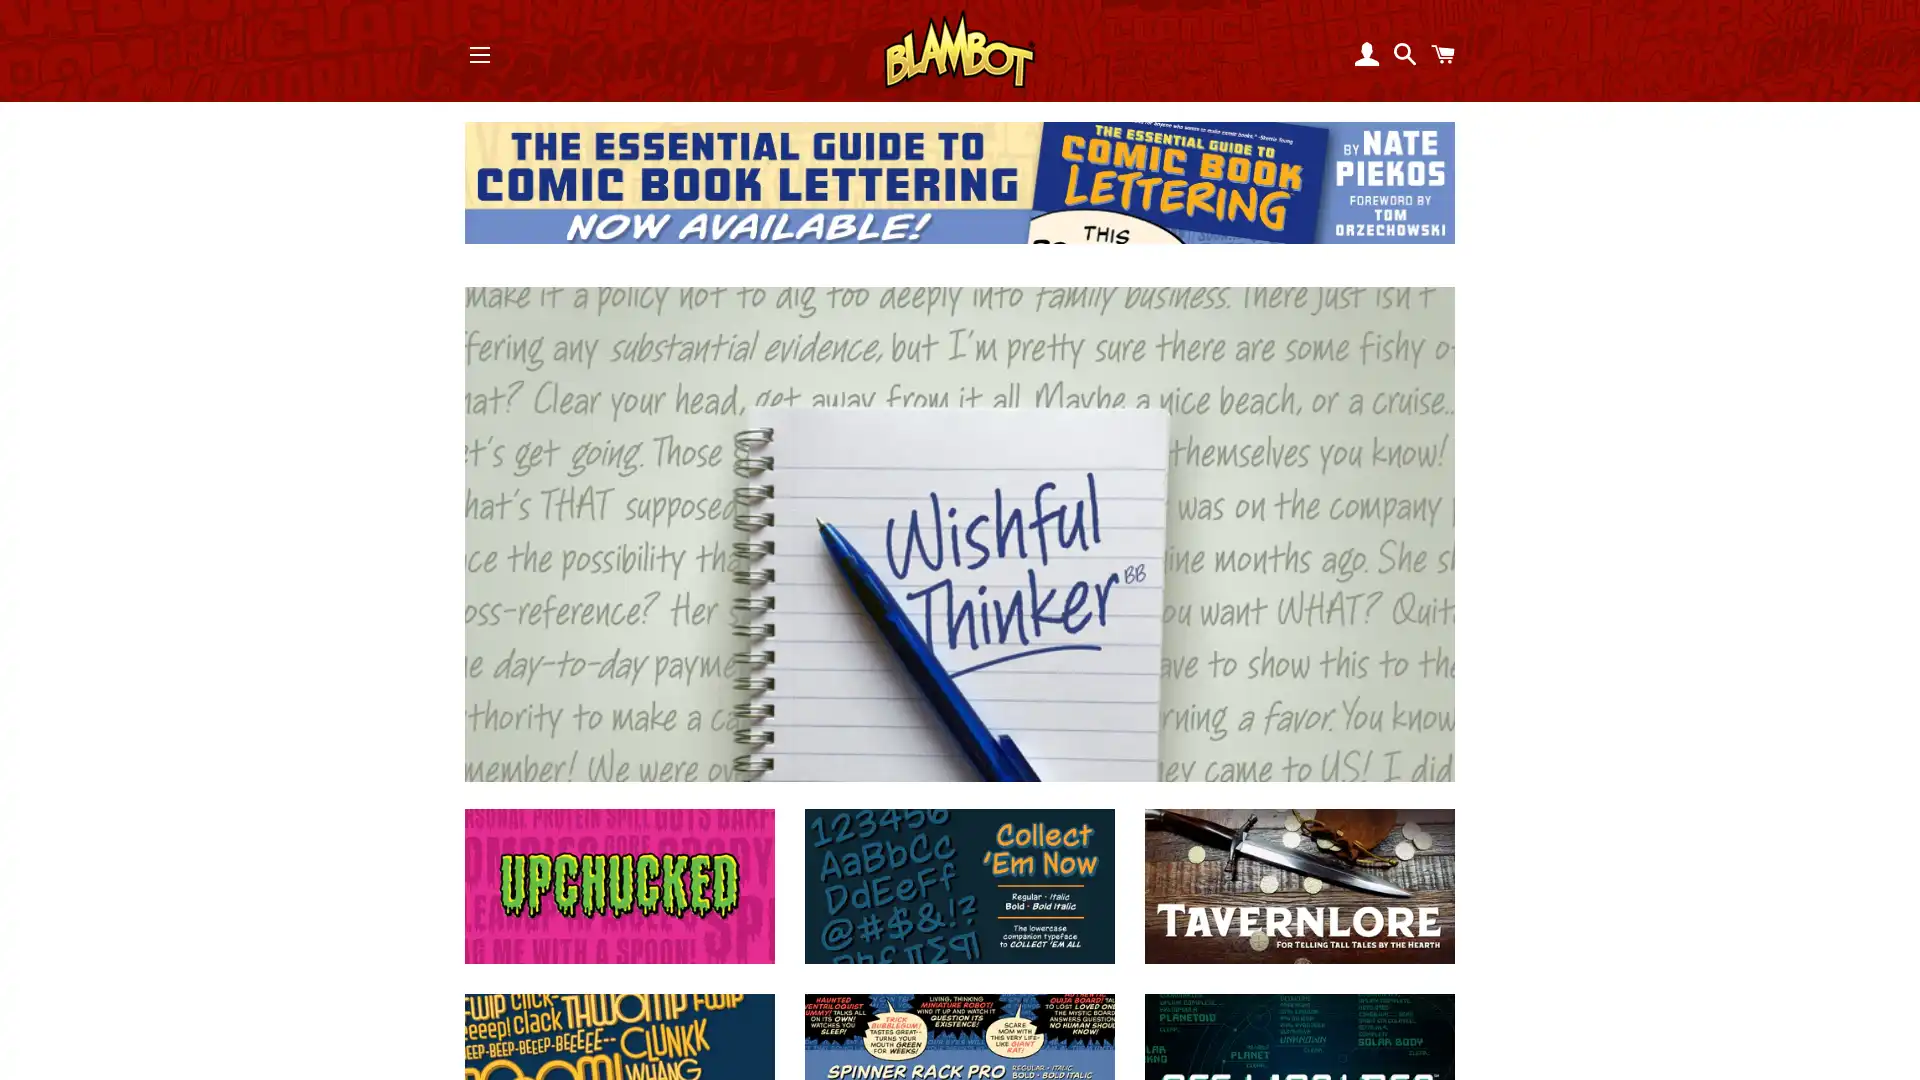 This screenshot has height=1080, width=1920. Describe the element at coordinates (480, 53) in the screenshot. I see `SITE NAVIGATION` at that location.